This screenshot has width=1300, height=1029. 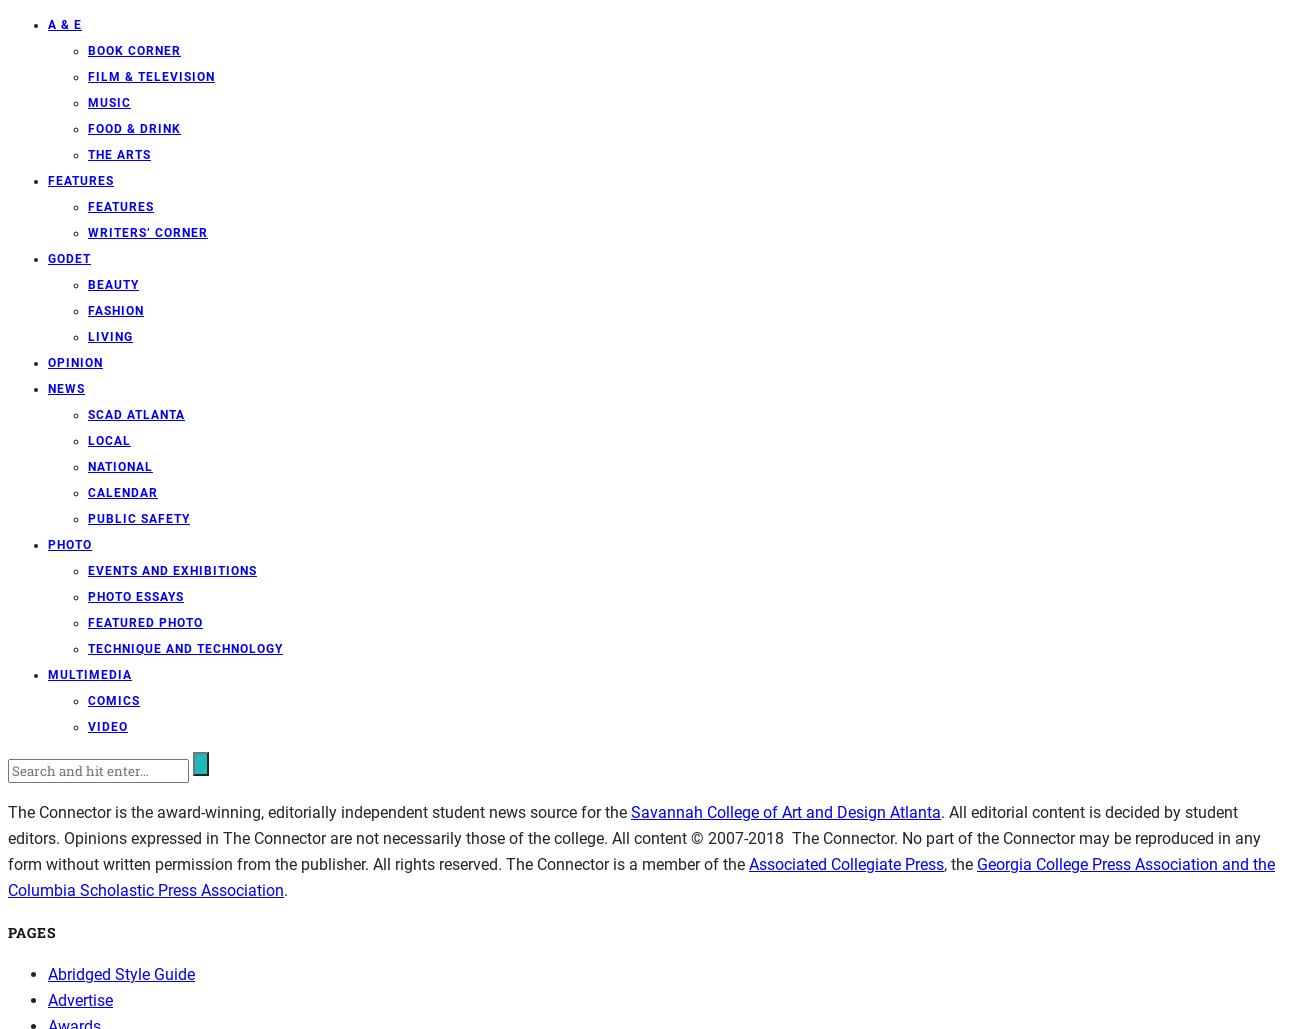 What do you see at coordinates (133, 128) in the screenshot?
I see `'Food & Drink'` at bounding box center [133, 128].